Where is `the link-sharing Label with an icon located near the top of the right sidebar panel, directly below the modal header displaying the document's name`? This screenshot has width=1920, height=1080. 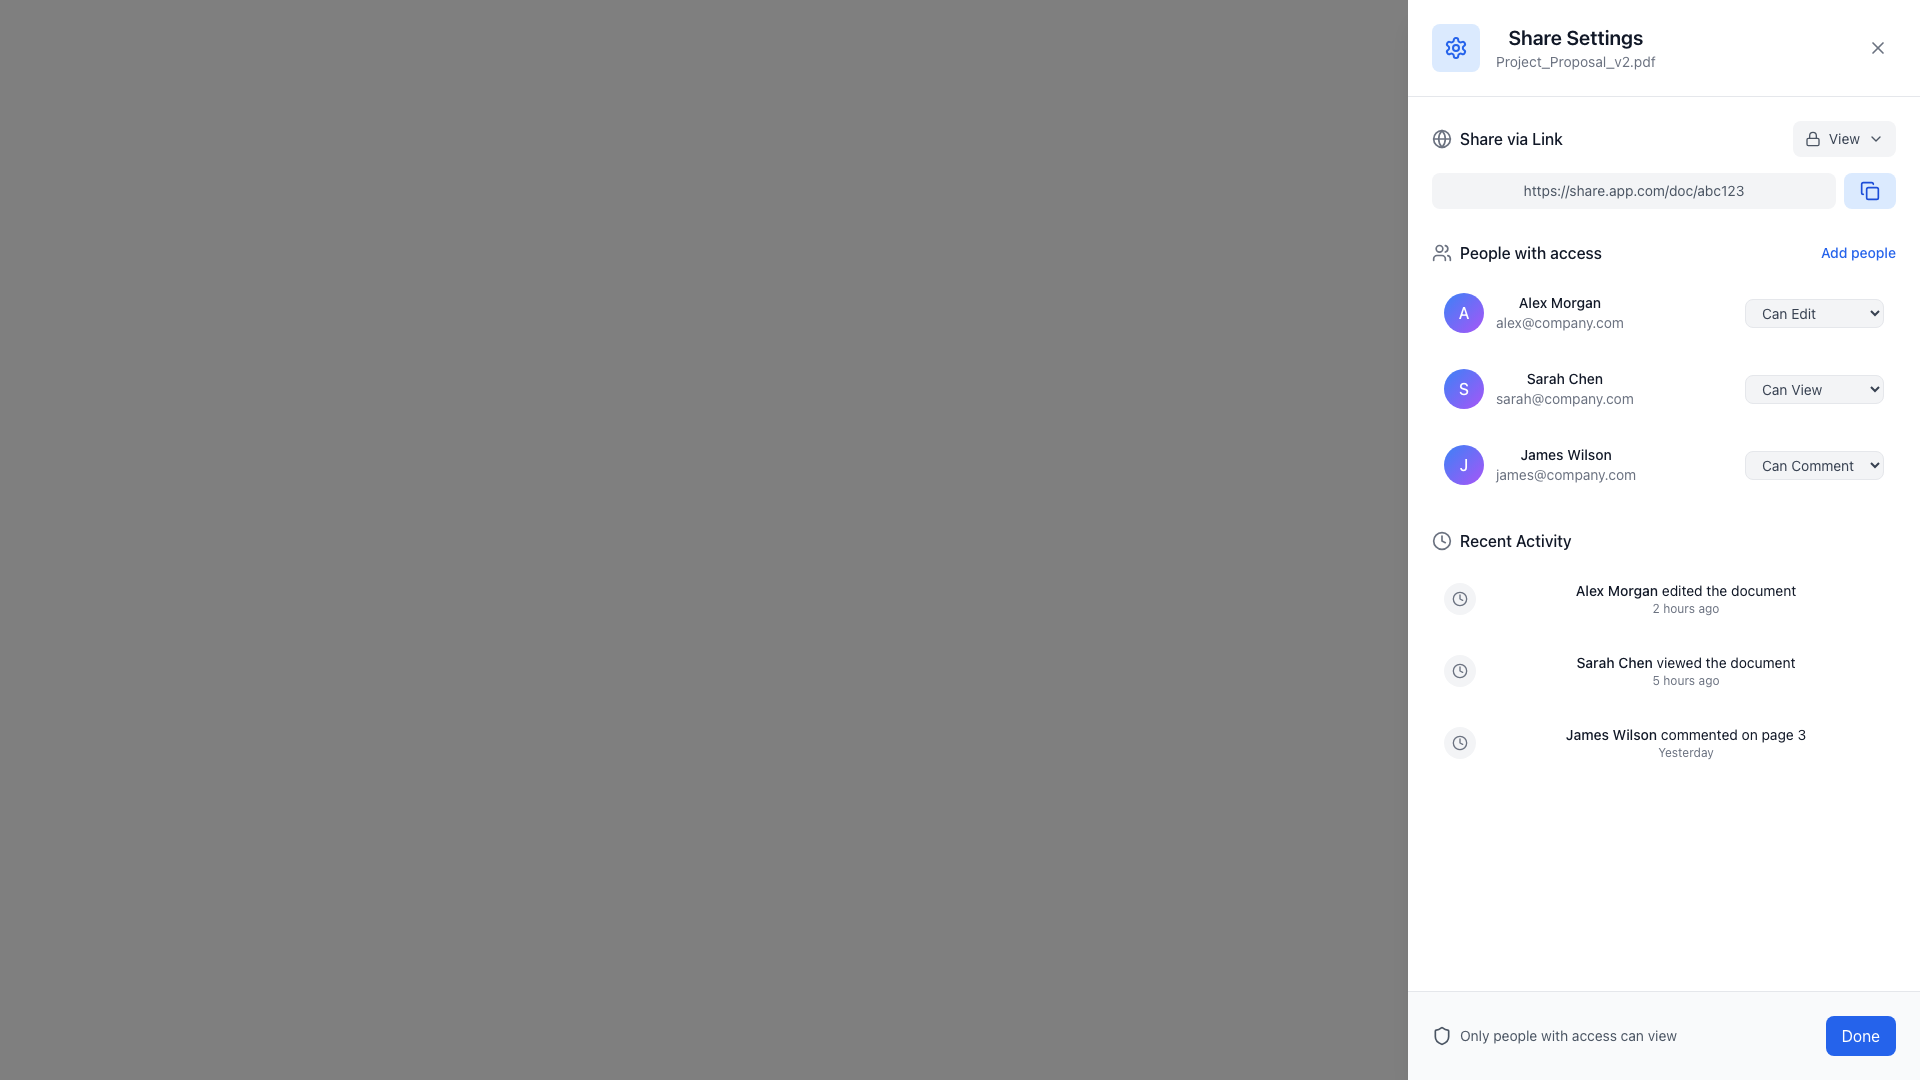
the link-sharing Label with an icon located near the top of the right sidebar panel, directly below the modal header displaying the document's name is located at coordinates (1497, 137).